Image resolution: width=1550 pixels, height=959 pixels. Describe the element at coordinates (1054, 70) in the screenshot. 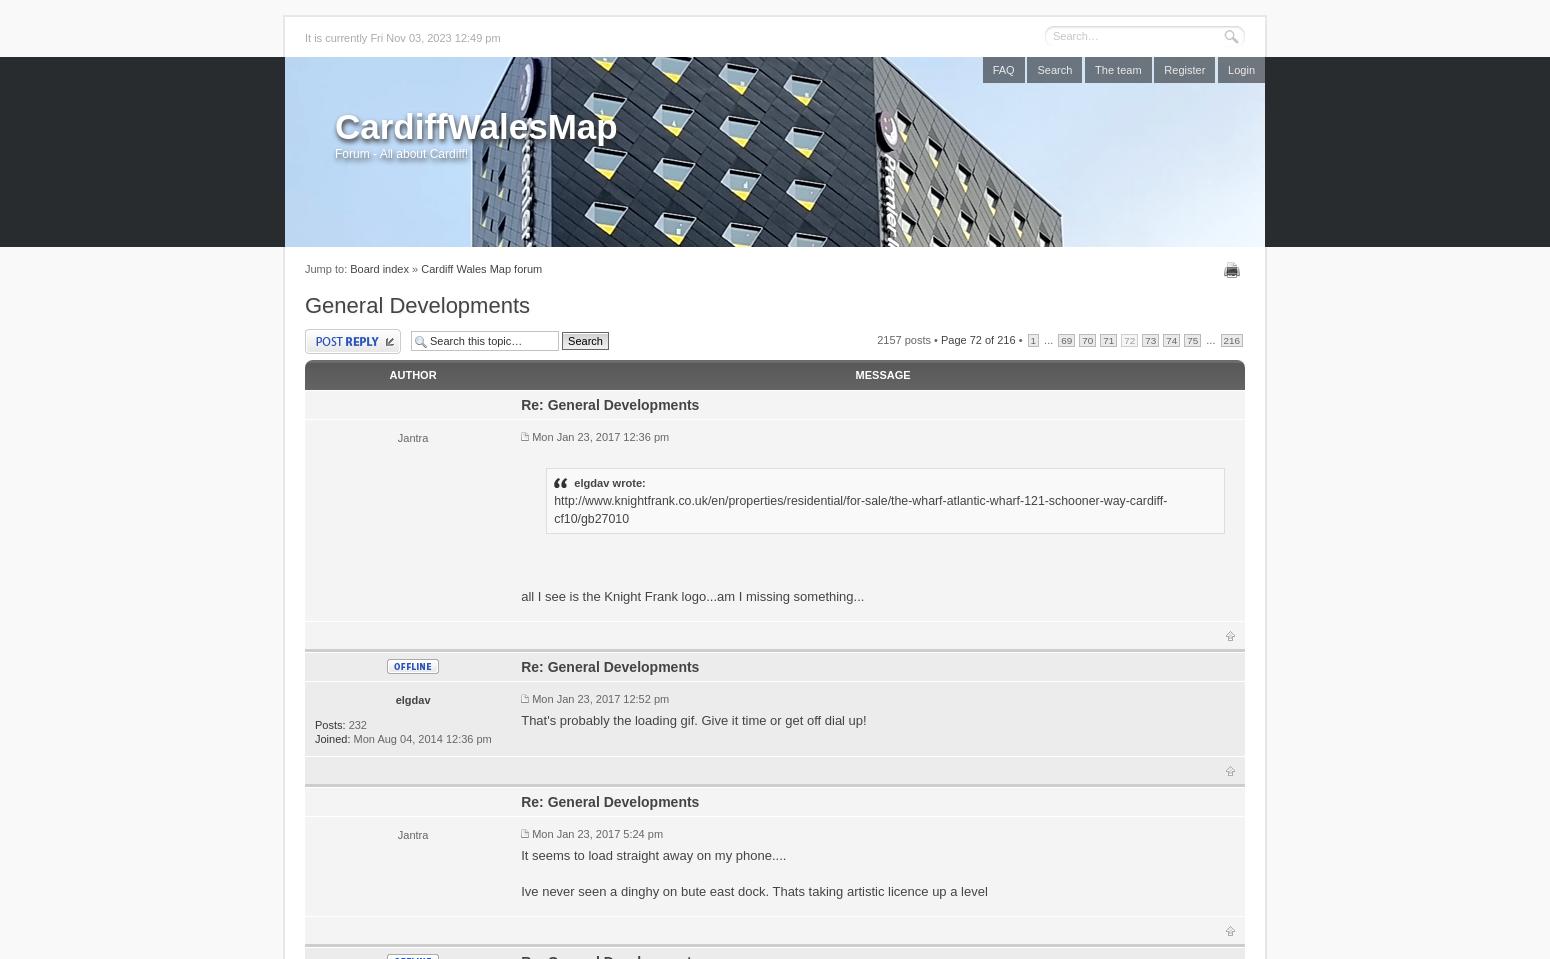

I see `'Search'` at that location.